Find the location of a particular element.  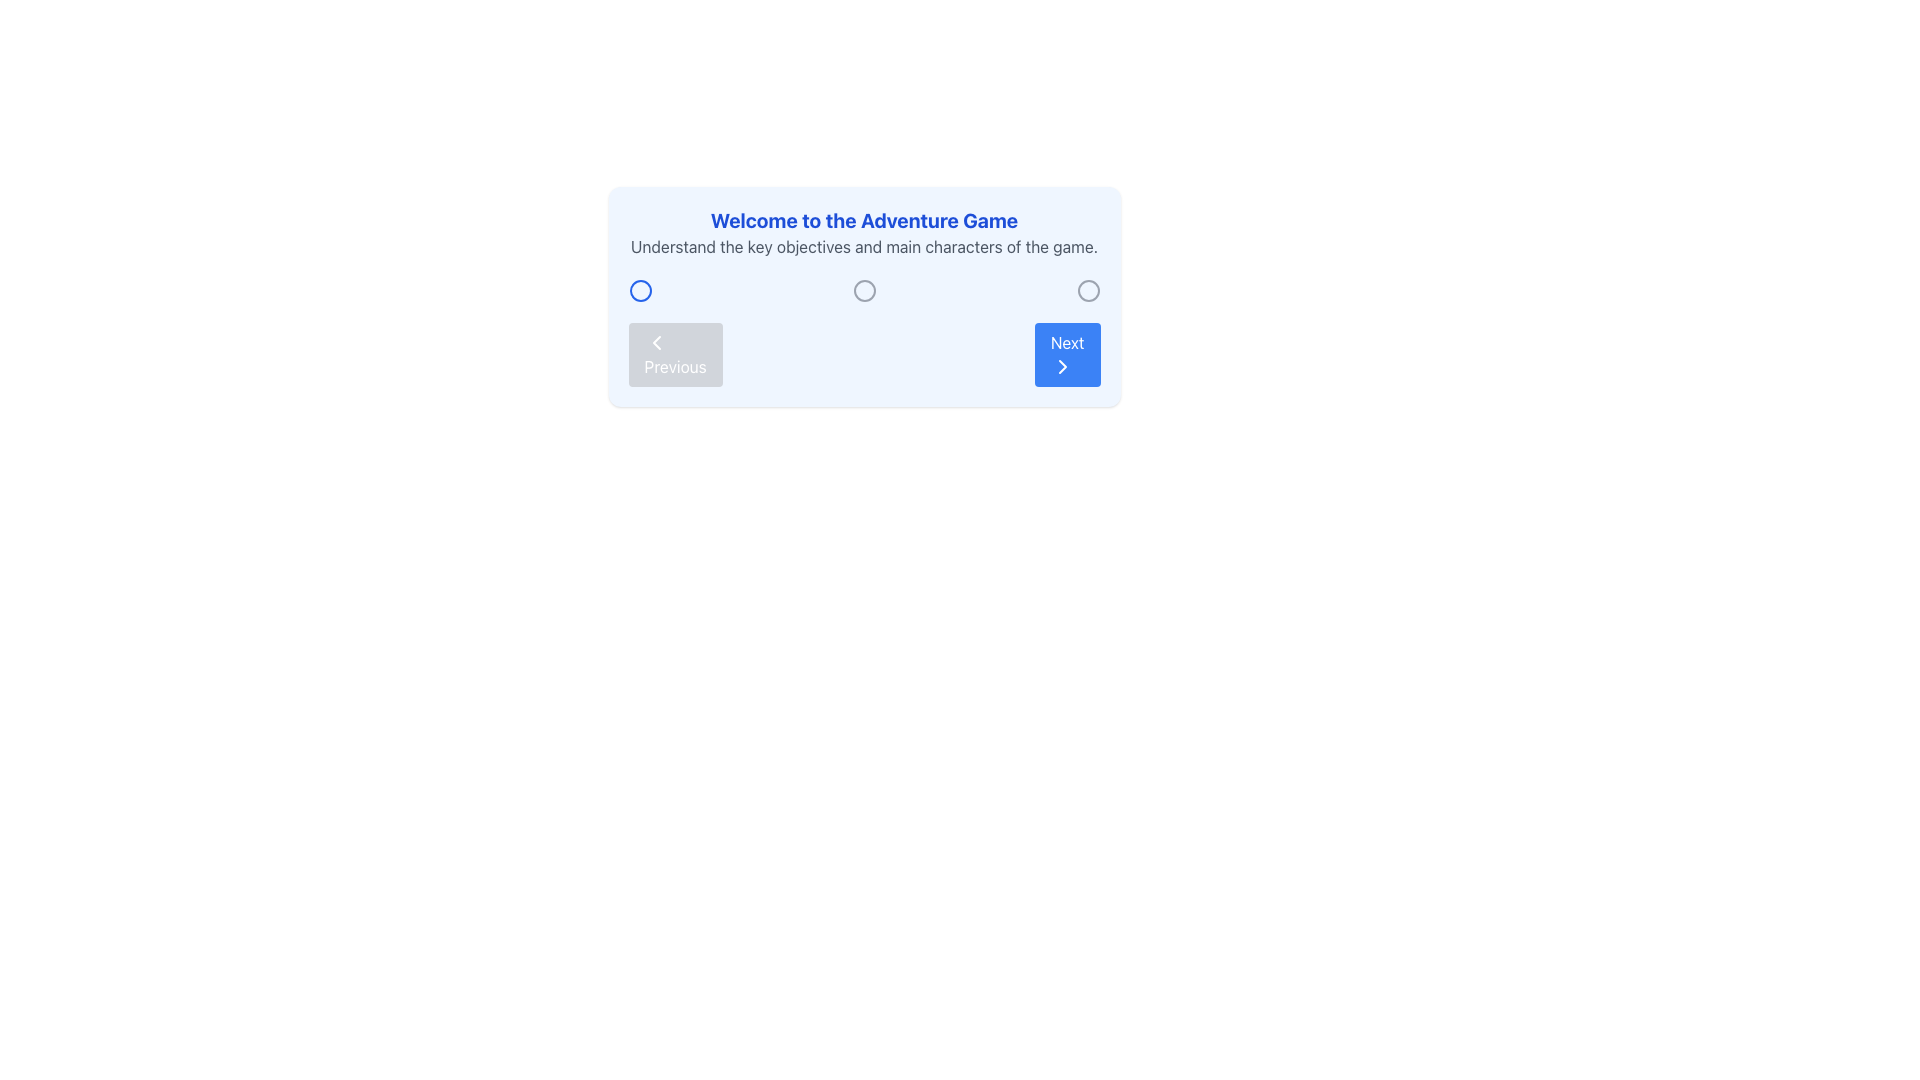

the leftmost circle in the horizontal row of three circles, which serves as a visual indicator for navigation or selection is located at coordinates (640, 290).